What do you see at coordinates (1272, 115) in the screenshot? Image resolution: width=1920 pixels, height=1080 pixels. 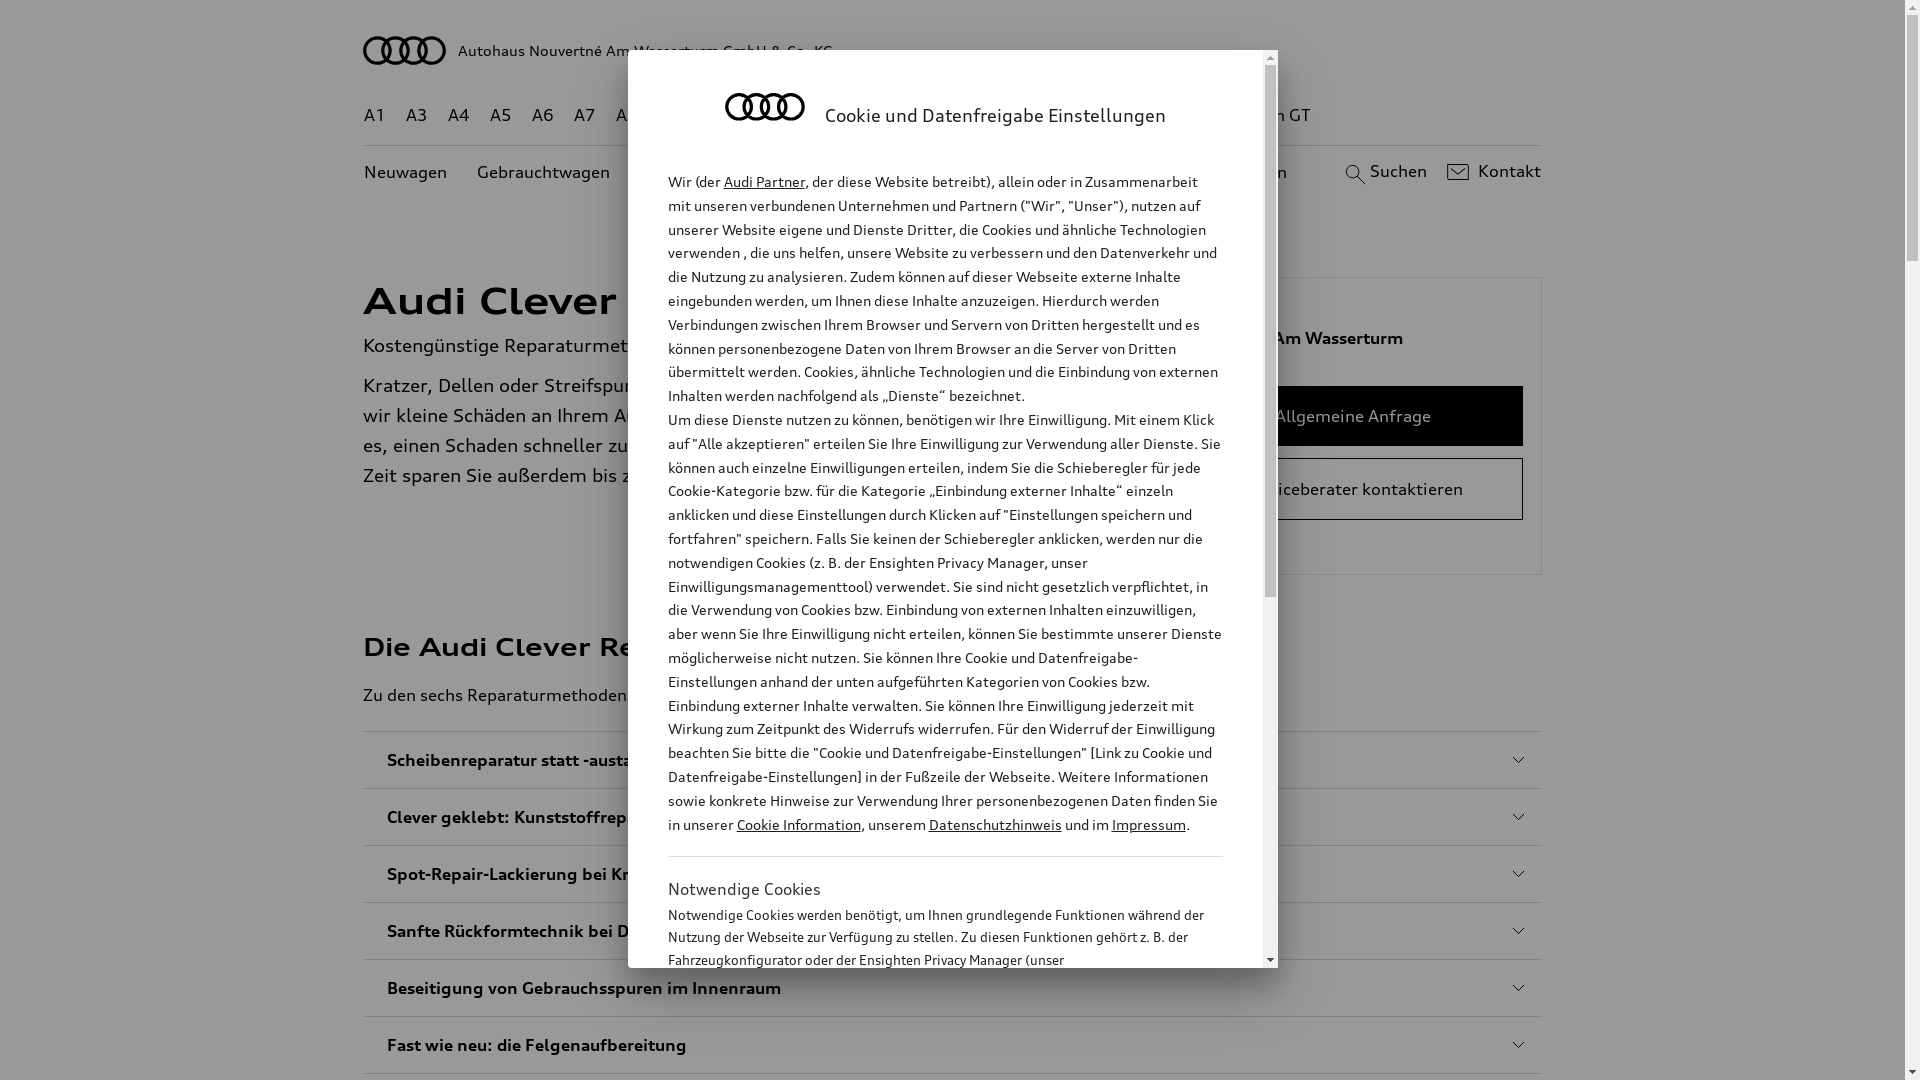 I see `'e-tron GT'` at bounding box center [1272, 115].